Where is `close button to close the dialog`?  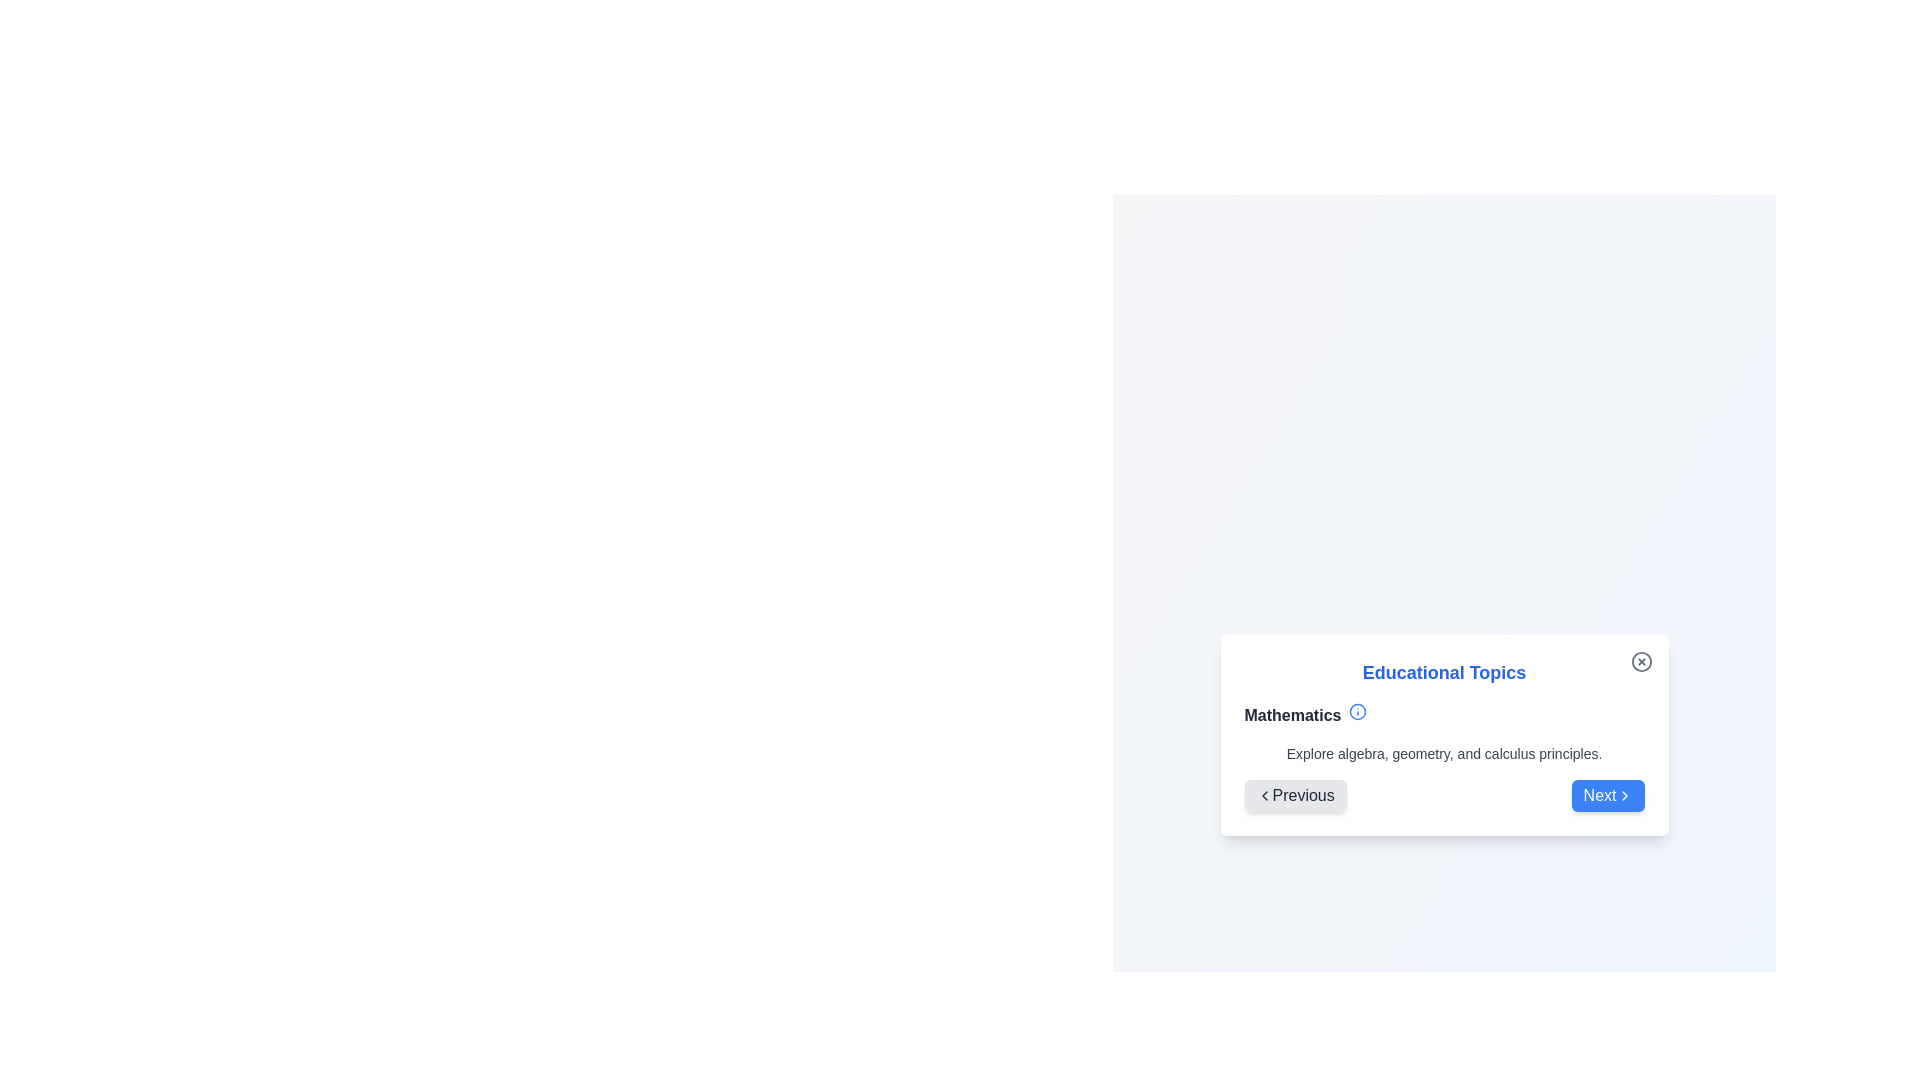
close button to close the dialog is located at coordinates (1641, 661).